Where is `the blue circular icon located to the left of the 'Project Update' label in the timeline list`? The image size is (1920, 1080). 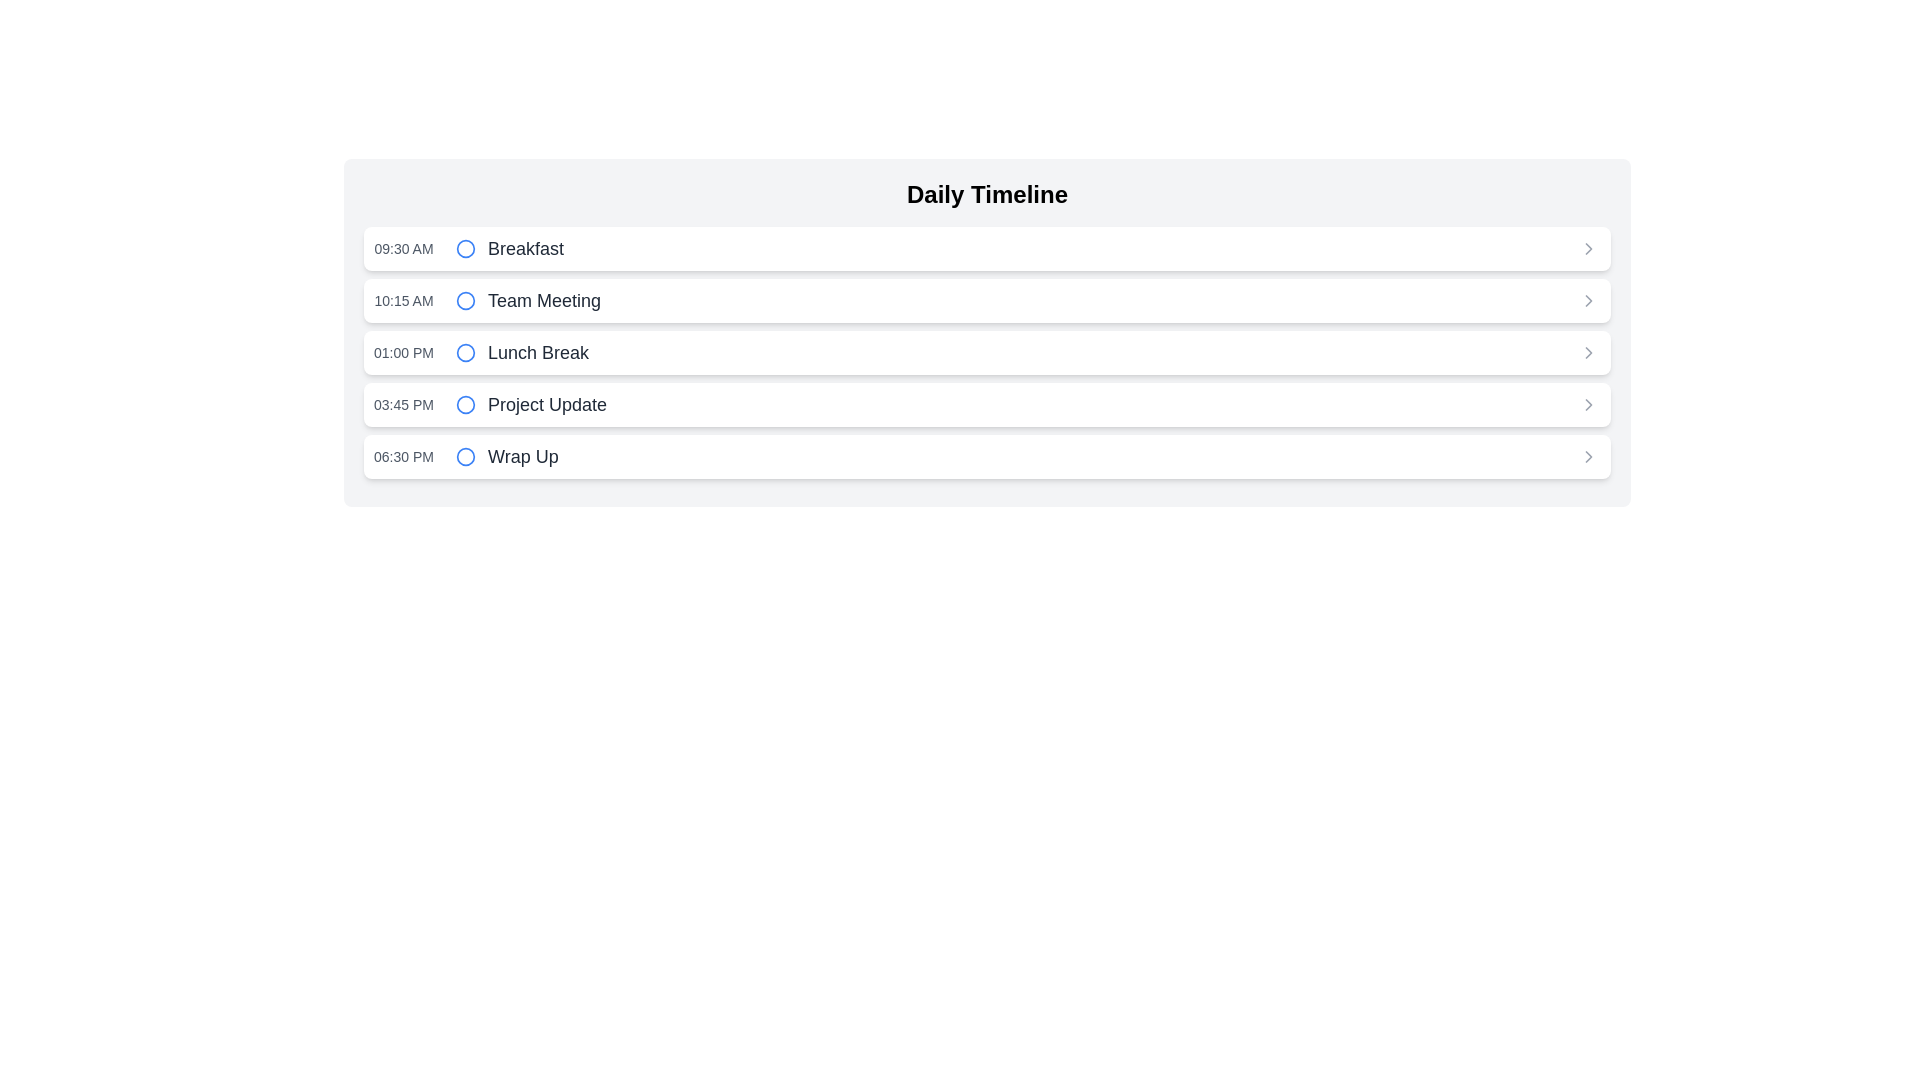
the blue circular icon located to the left of the 'Project Update' label in the timeline list is located at coordinates (464, 405).